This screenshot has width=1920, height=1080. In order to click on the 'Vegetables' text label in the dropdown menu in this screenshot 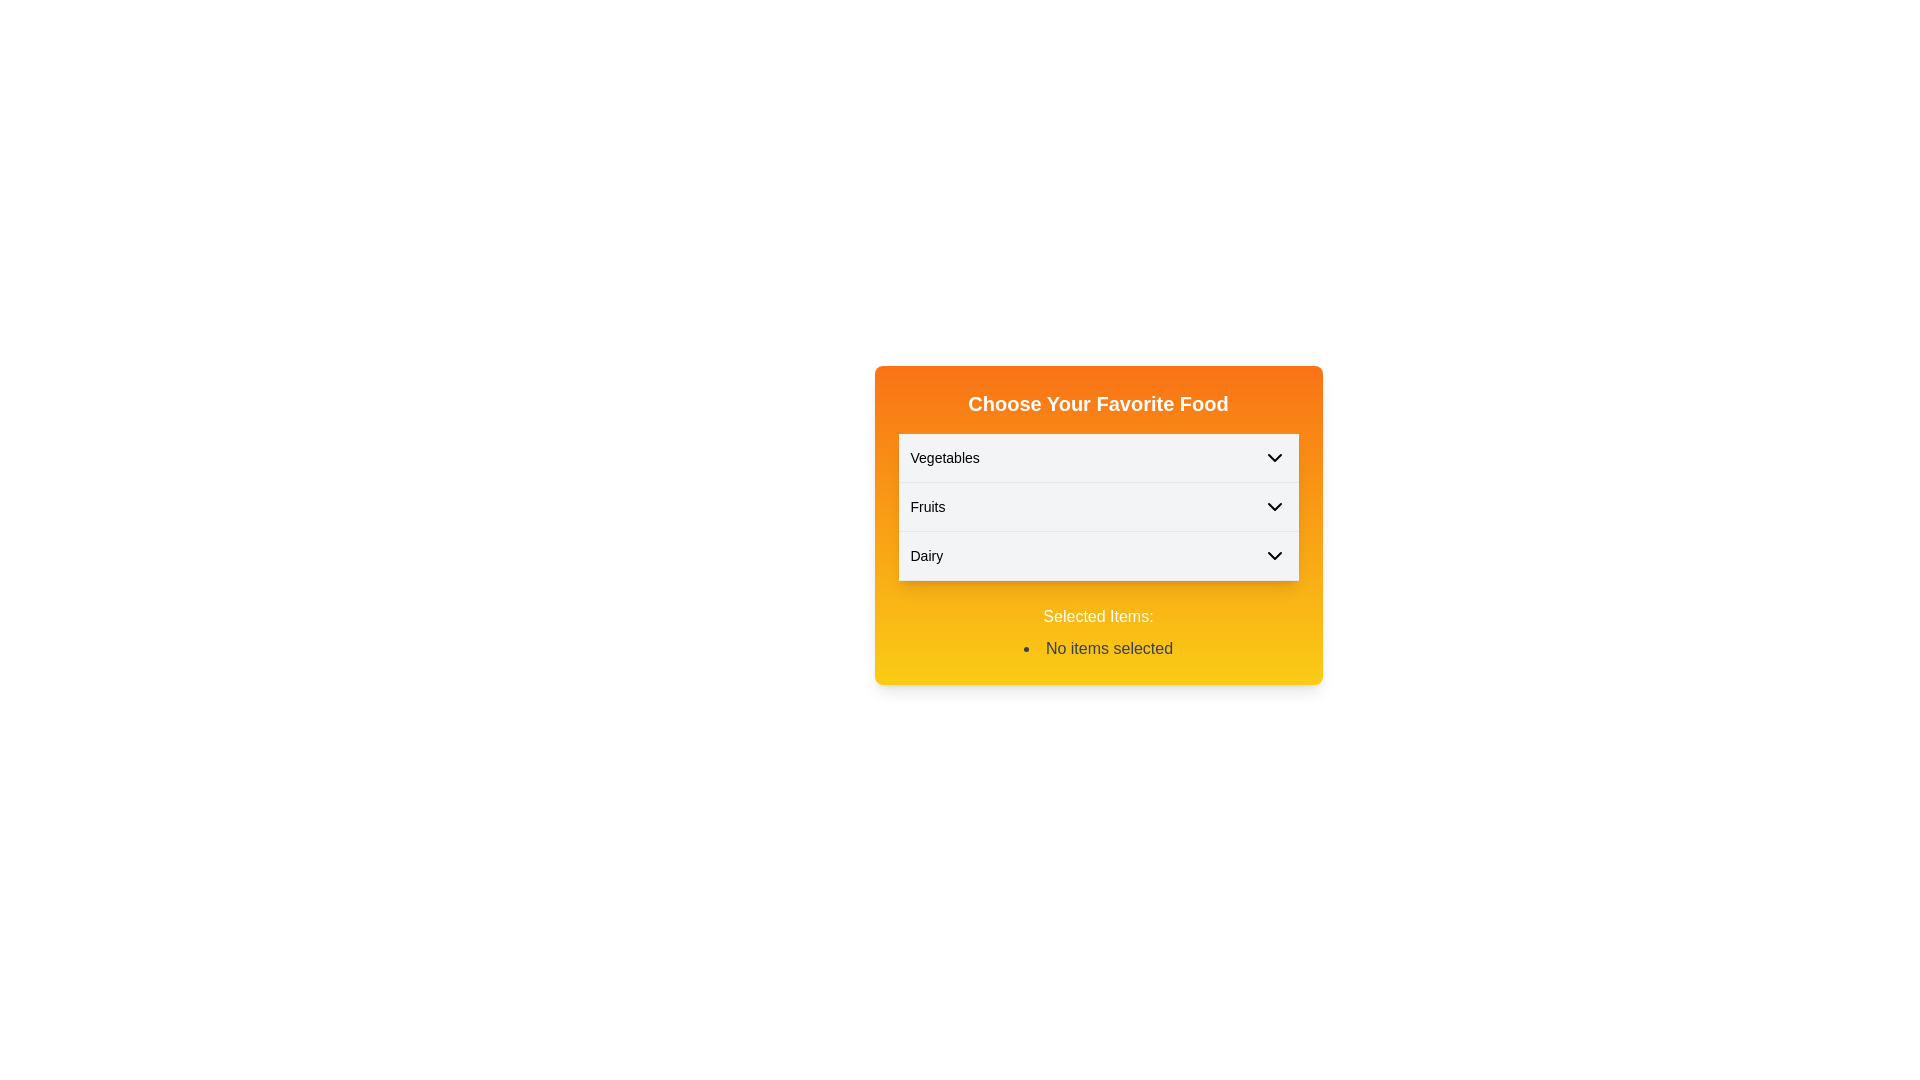, I will do `click(944, 458)`.